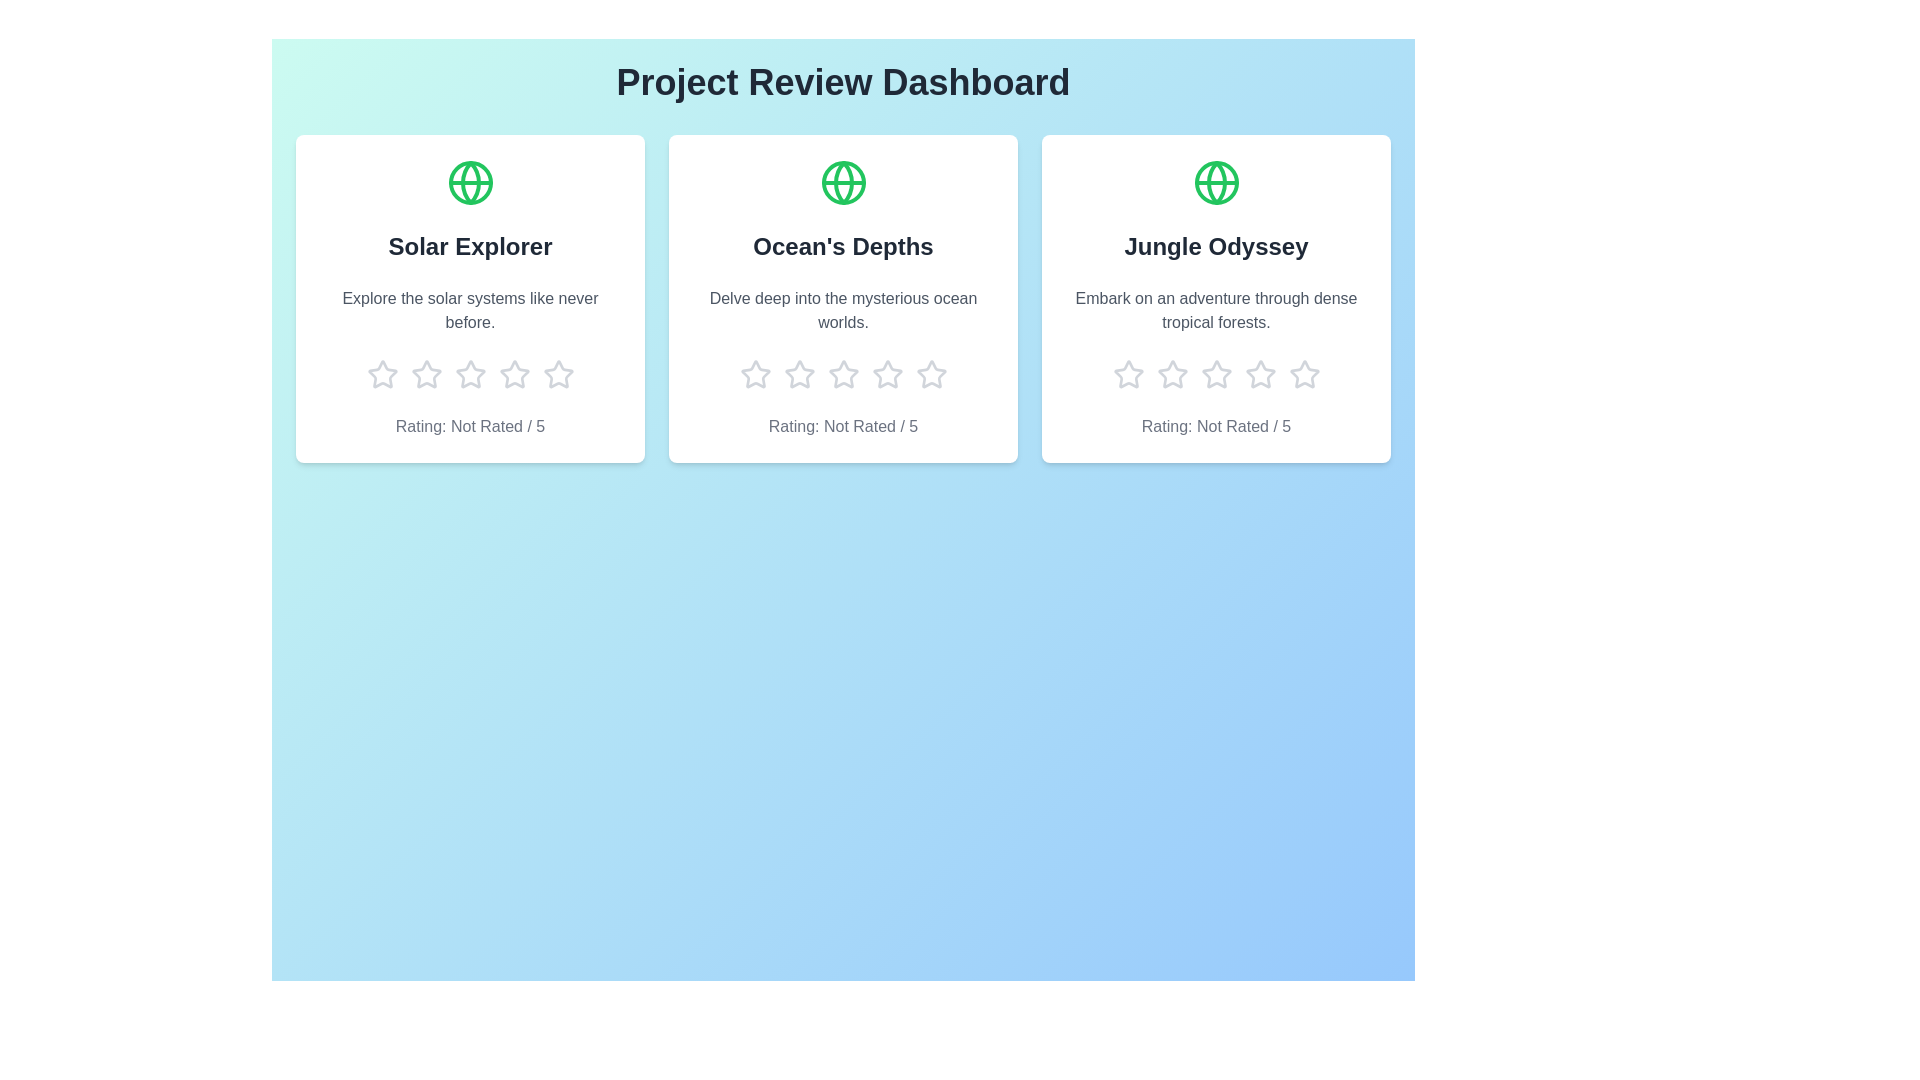 This screenshot has height=1080, width=1920. Describe the element at coordinates (1215, 299) in the screenshot. I see `the project card for Jungle Odyssey to view its details` at that location.